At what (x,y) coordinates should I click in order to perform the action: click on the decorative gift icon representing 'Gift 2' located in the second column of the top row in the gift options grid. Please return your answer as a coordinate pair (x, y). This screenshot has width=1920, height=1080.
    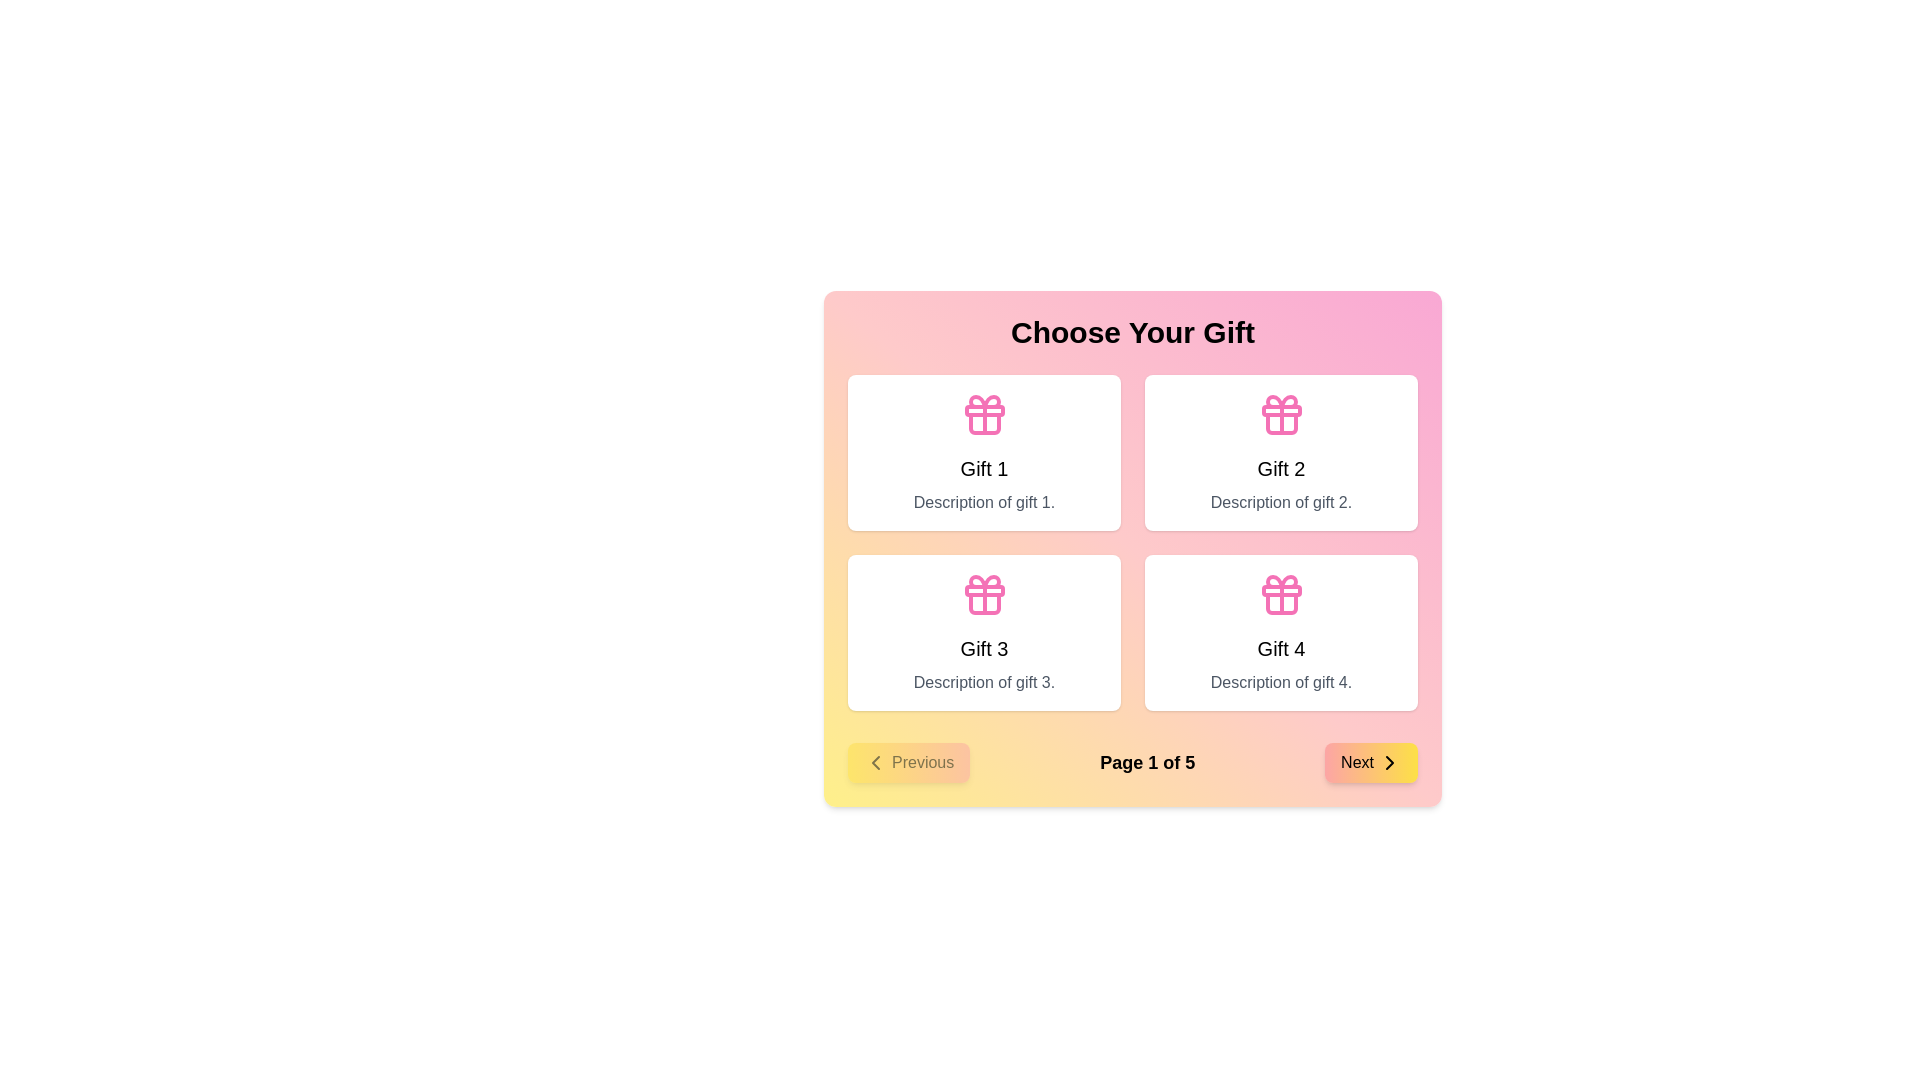
    Looking at the image, I should click on (1281, 423).